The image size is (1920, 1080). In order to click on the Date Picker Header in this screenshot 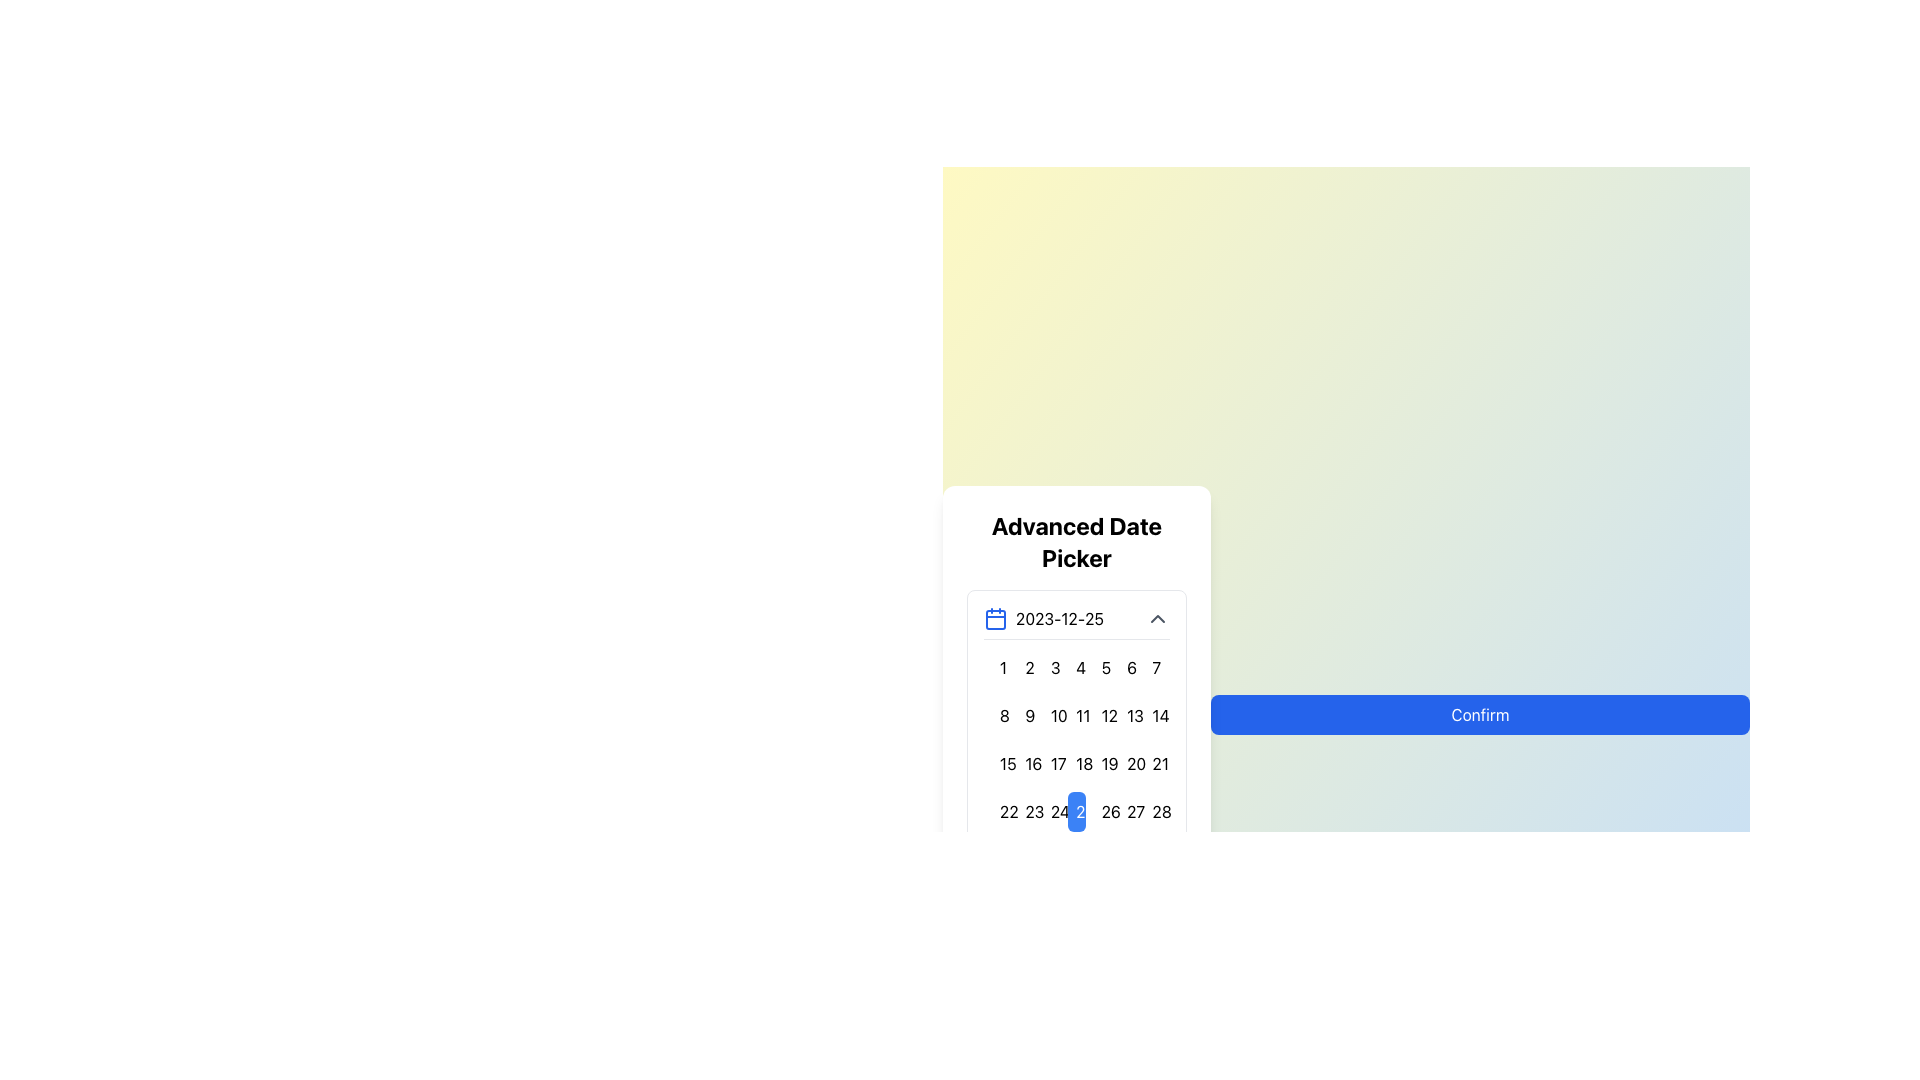, I will do `click(1075, 617)`.